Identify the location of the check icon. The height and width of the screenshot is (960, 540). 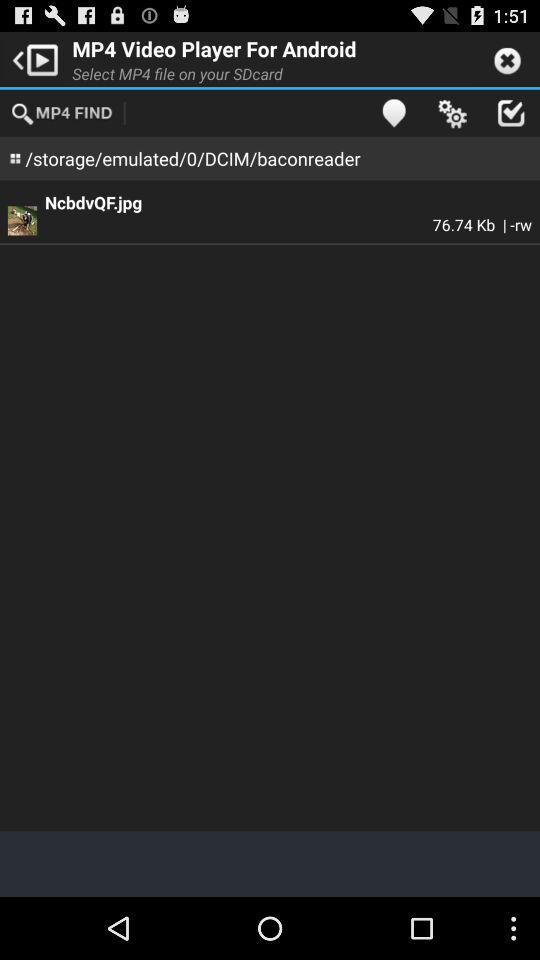
(510, 120).